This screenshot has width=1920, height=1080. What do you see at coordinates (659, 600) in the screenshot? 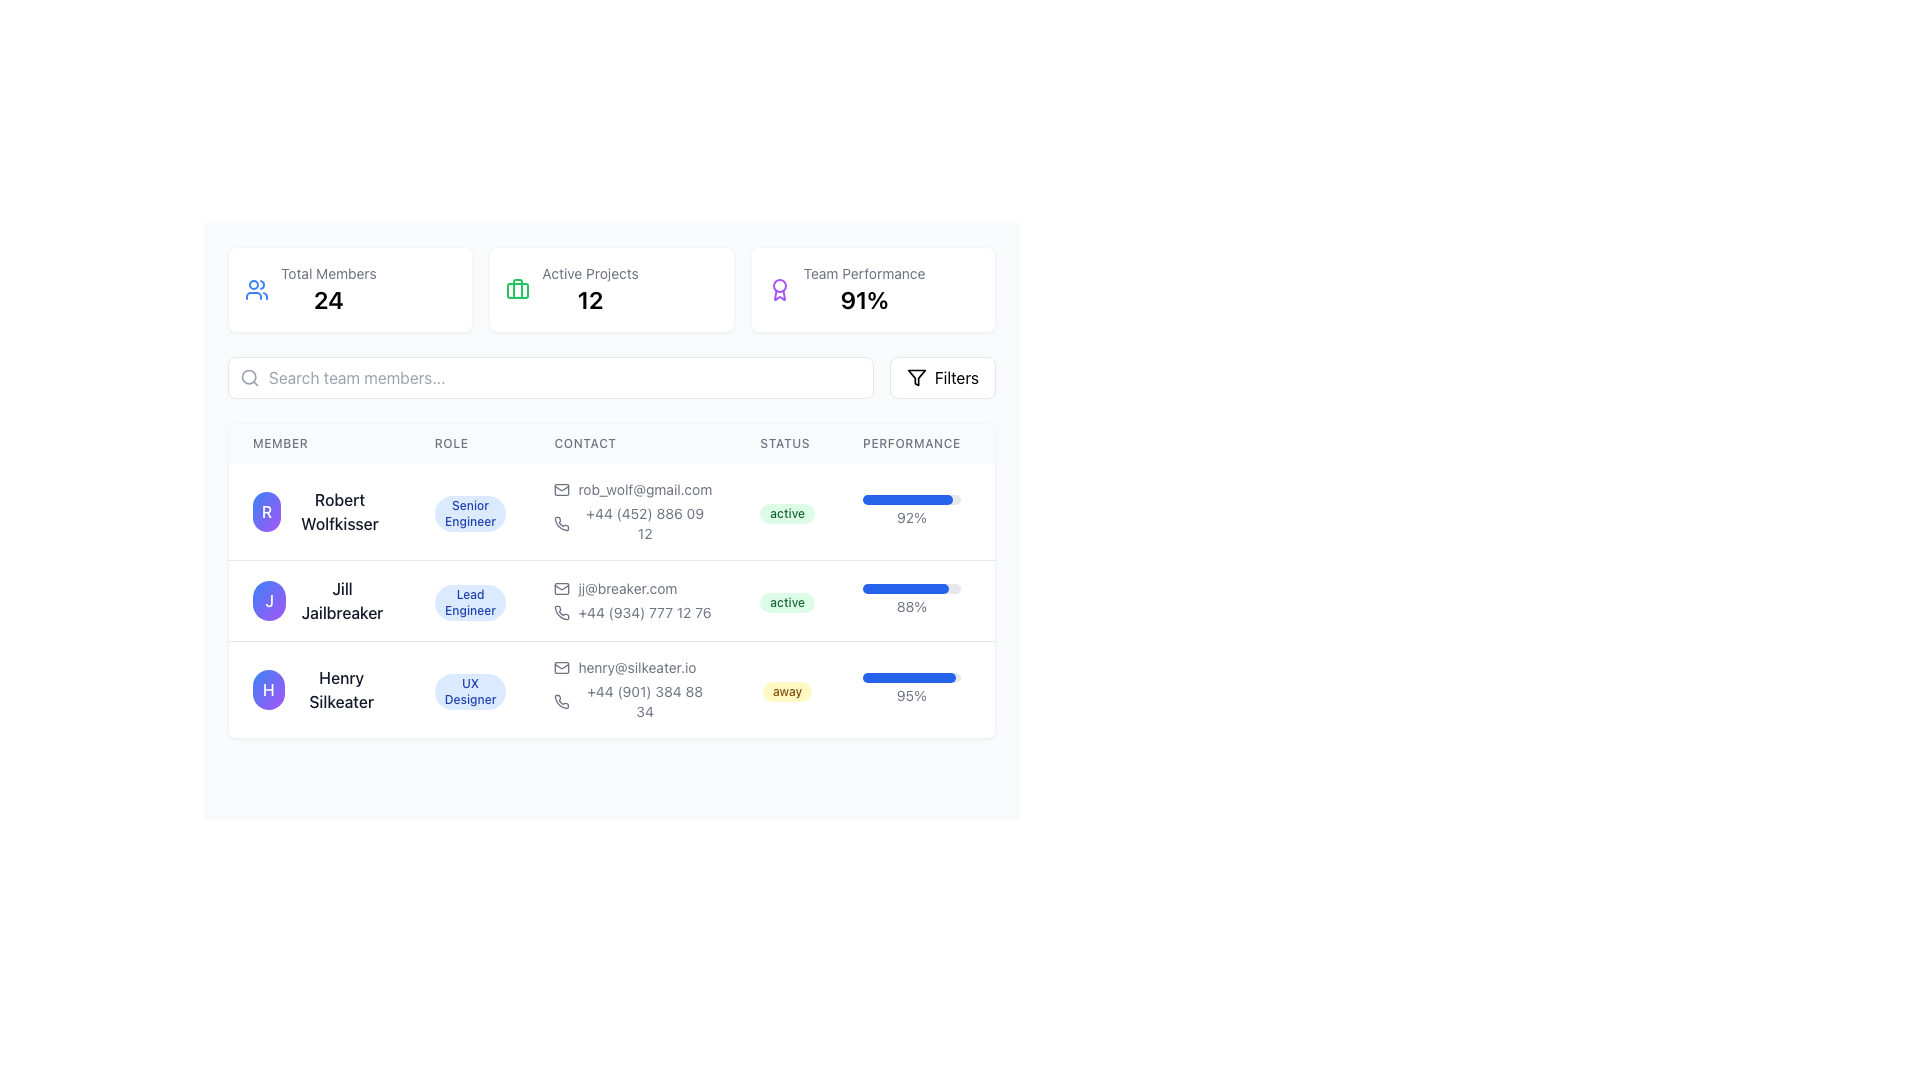
I see `the interactive sub-element within the row of information for 'Jill Jailbreaker', which includes the avatar, name, role, contact details, or status label` at bounding box center [659, 600].